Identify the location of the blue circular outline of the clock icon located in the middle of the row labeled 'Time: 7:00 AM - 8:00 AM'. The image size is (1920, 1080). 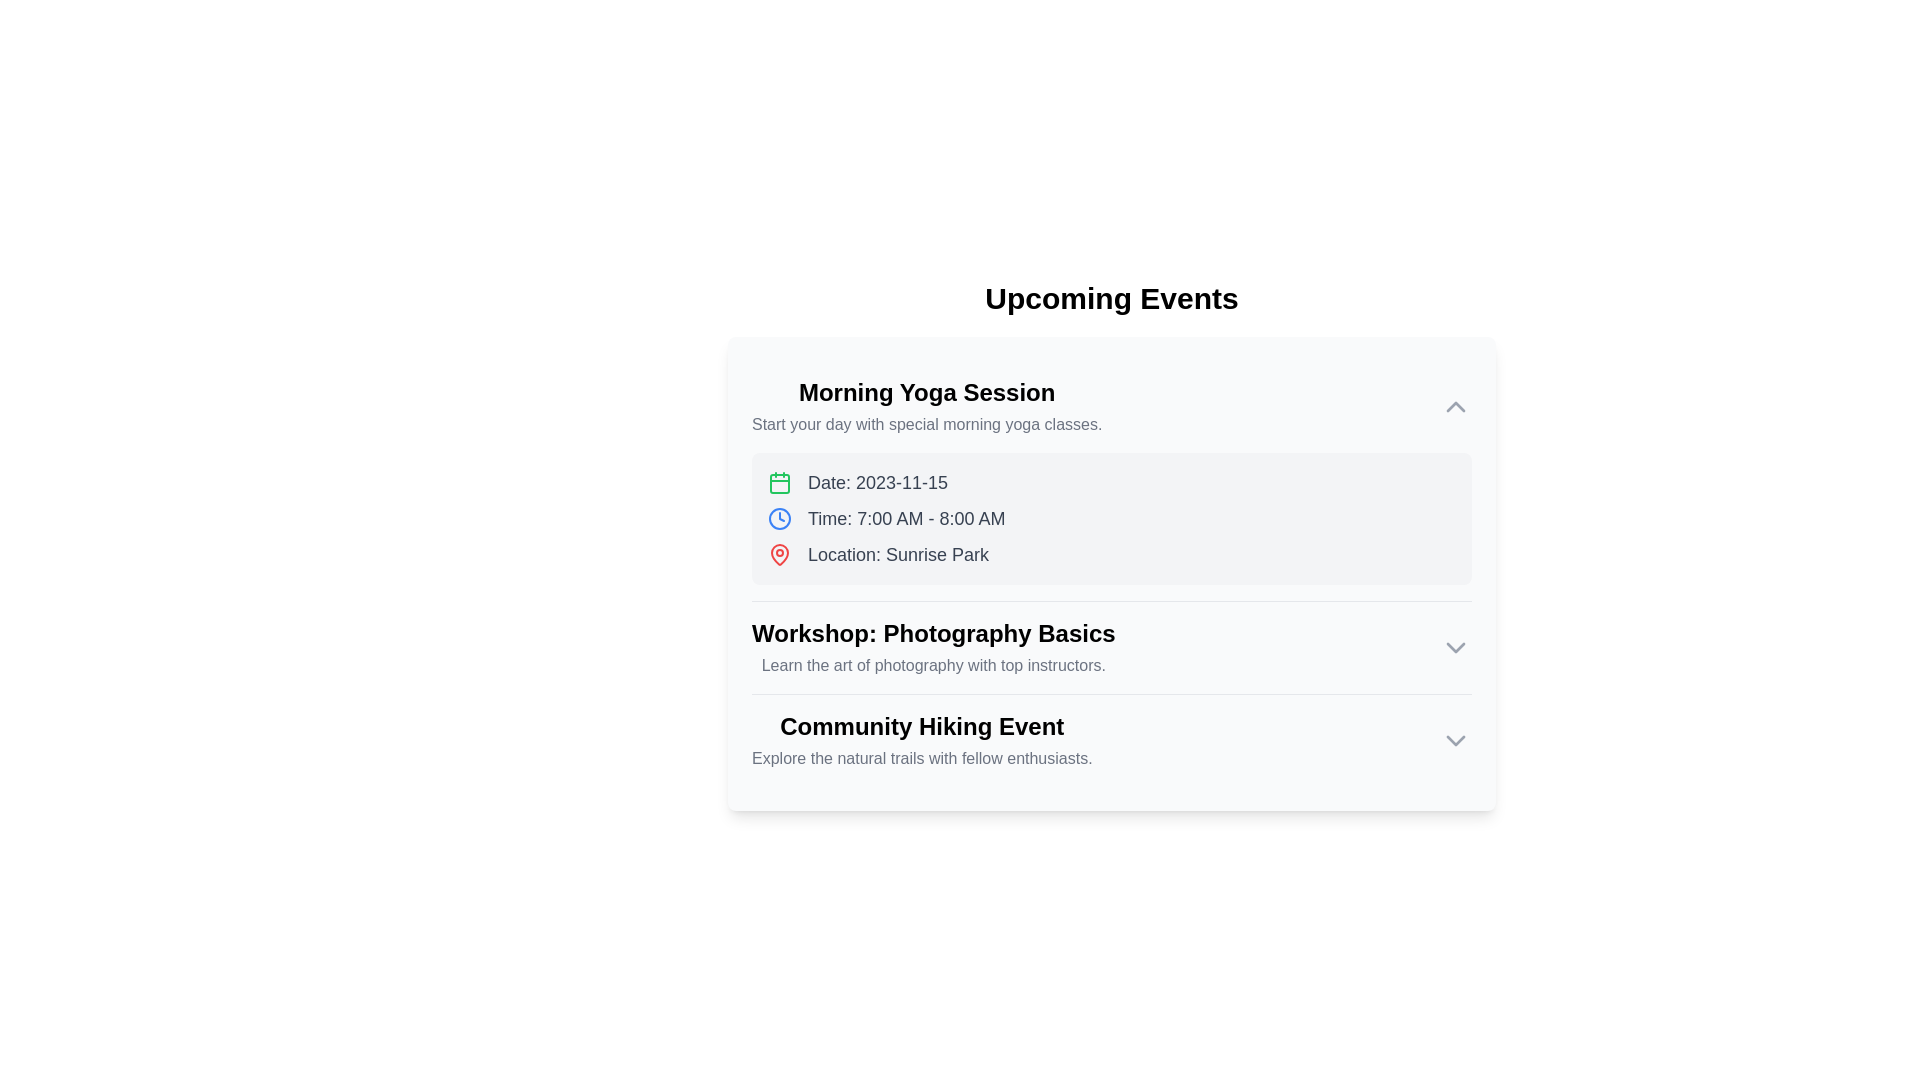
(778, 518).